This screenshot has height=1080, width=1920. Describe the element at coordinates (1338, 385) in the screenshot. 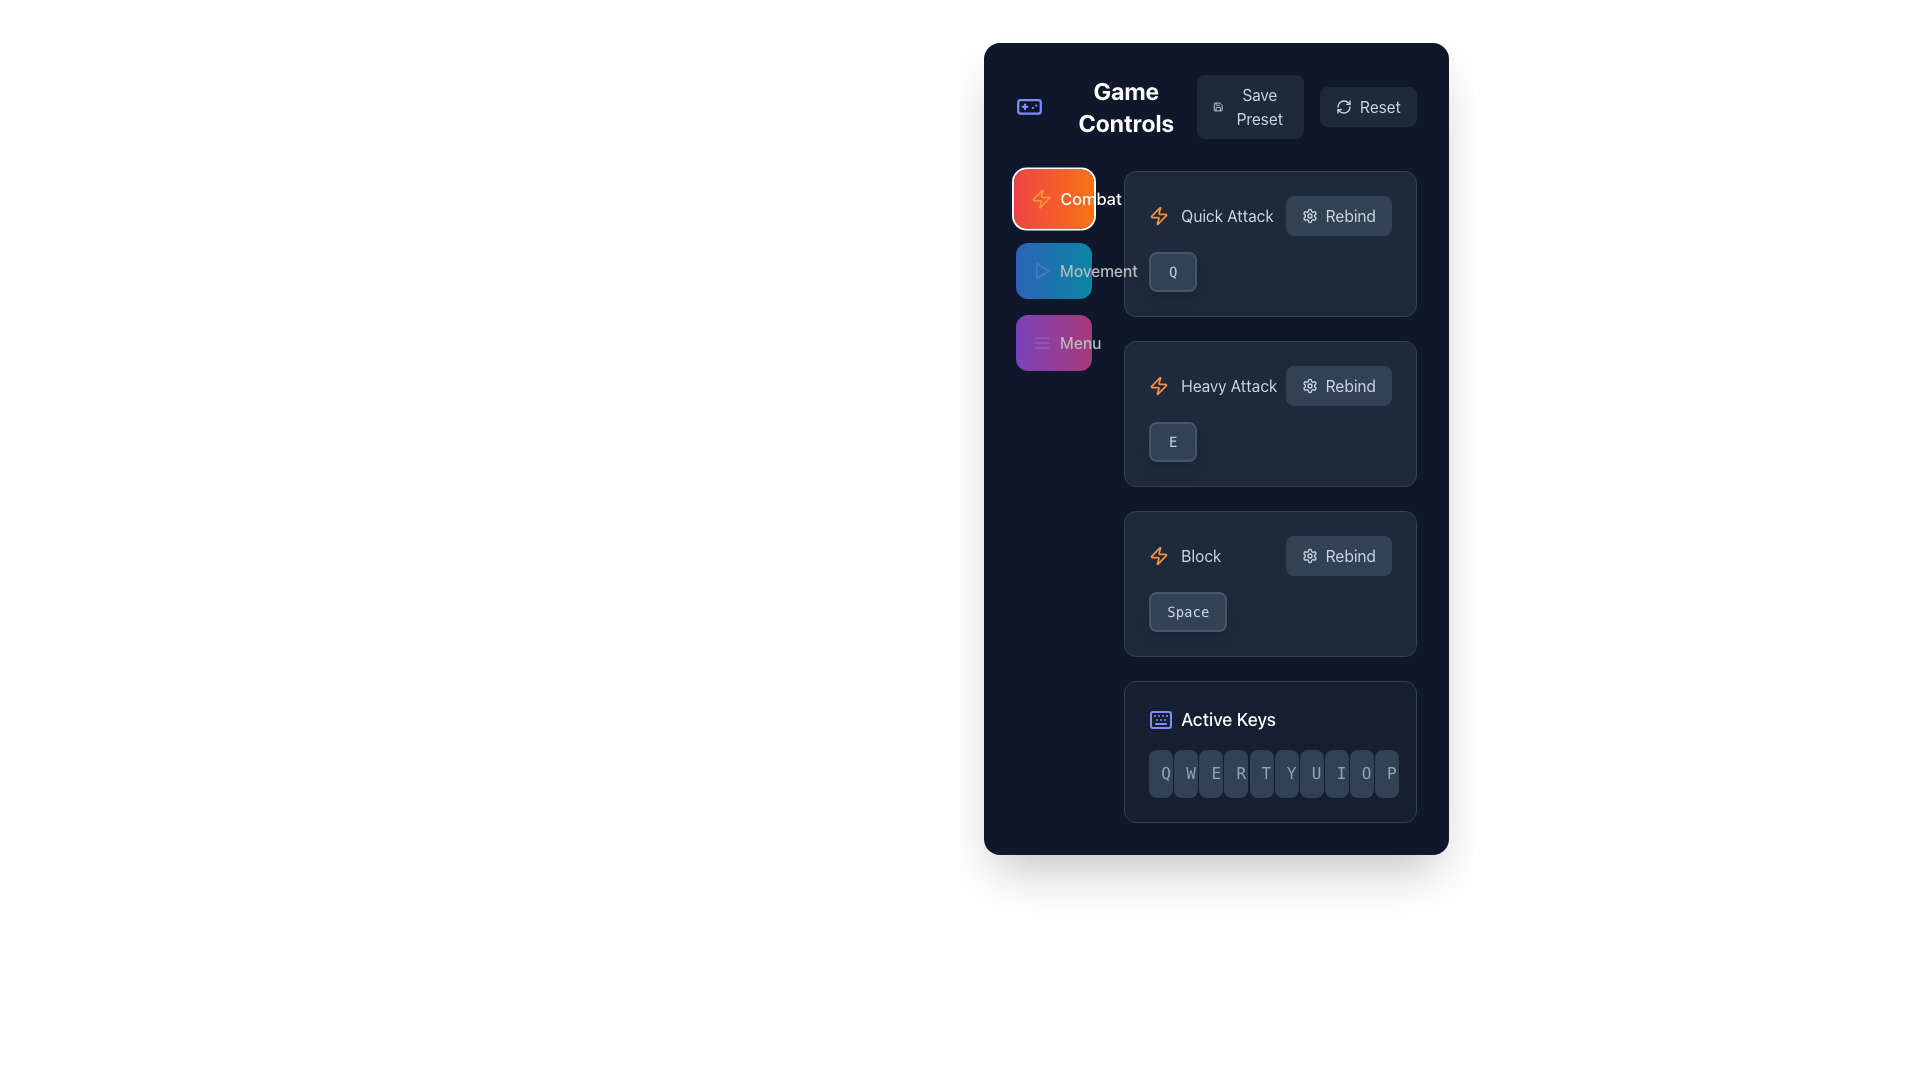

I see `the button located in the second row of the grid layout, positioned to the right of the 'E' keybinding button, to rebind the control associated with the 'Heavy Attack' action` at that location.